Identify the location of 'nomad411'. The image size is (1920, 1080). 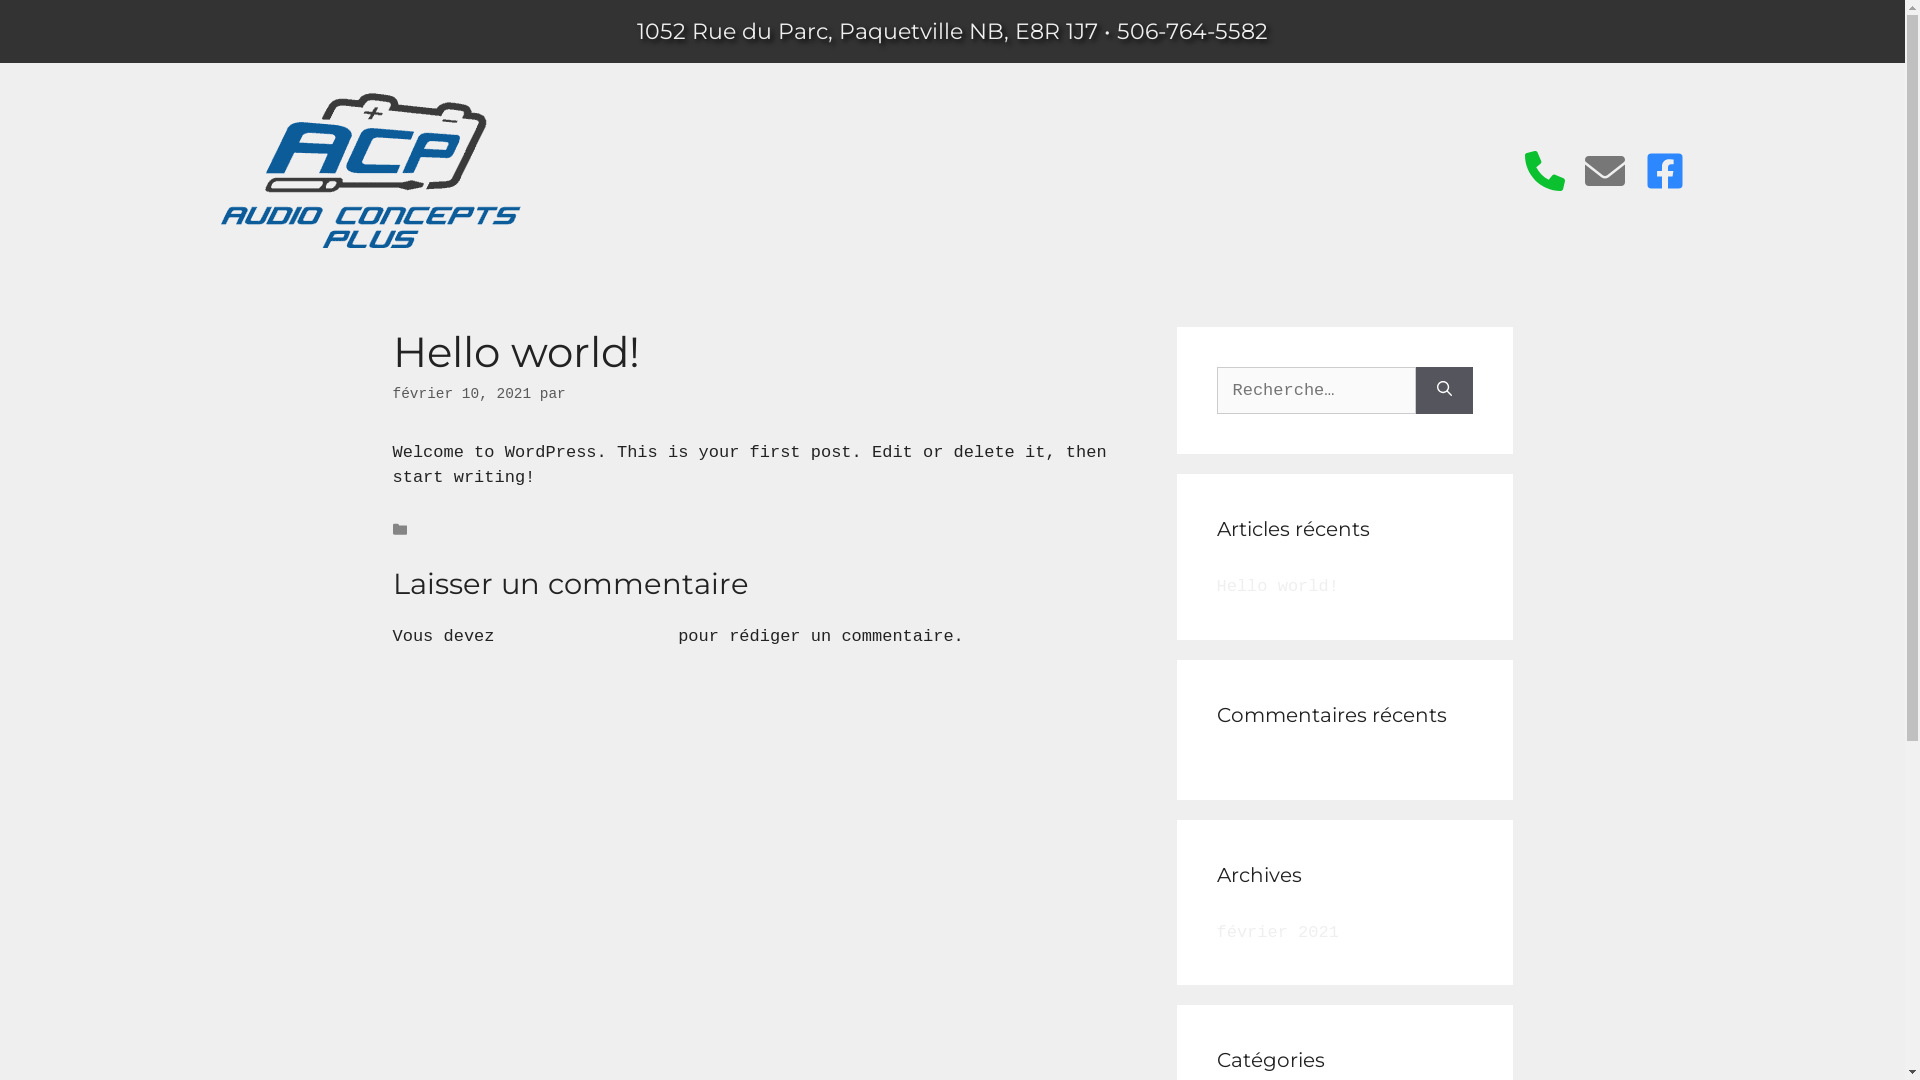
(573, 393).